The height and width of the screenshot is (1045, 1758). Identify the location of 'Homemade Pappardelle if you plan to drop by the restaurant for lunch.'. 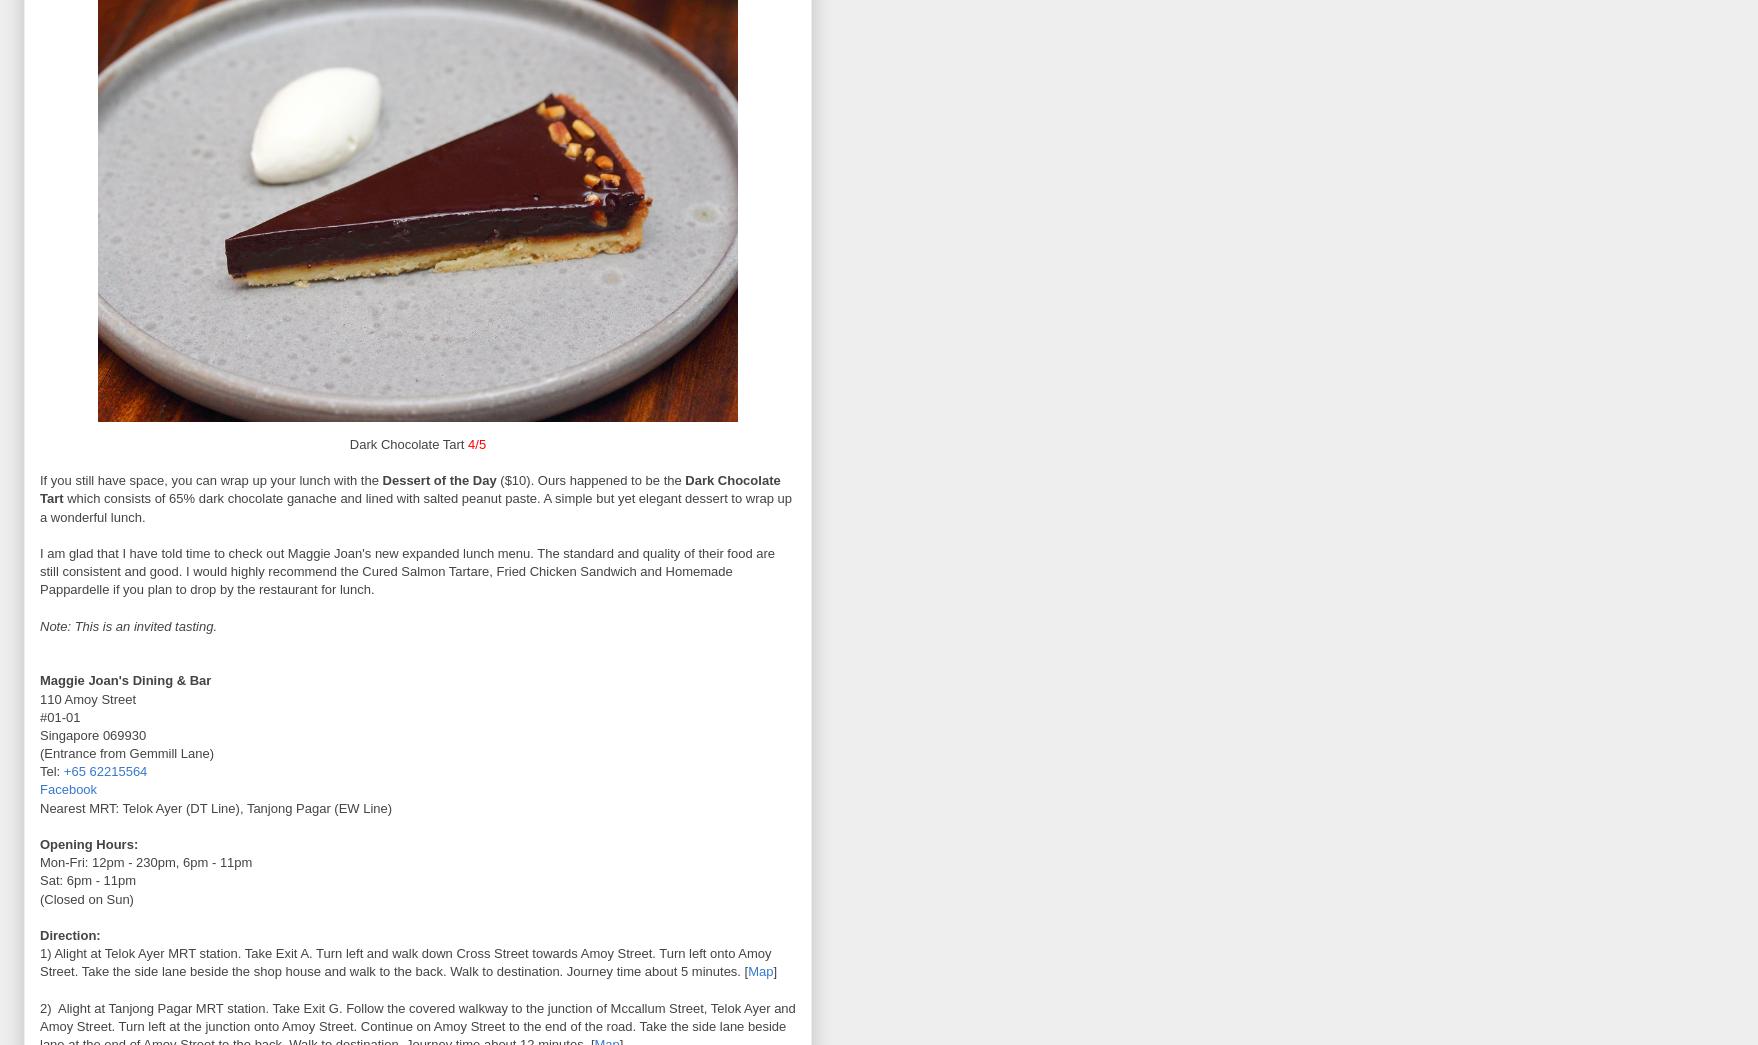
(386, 580).